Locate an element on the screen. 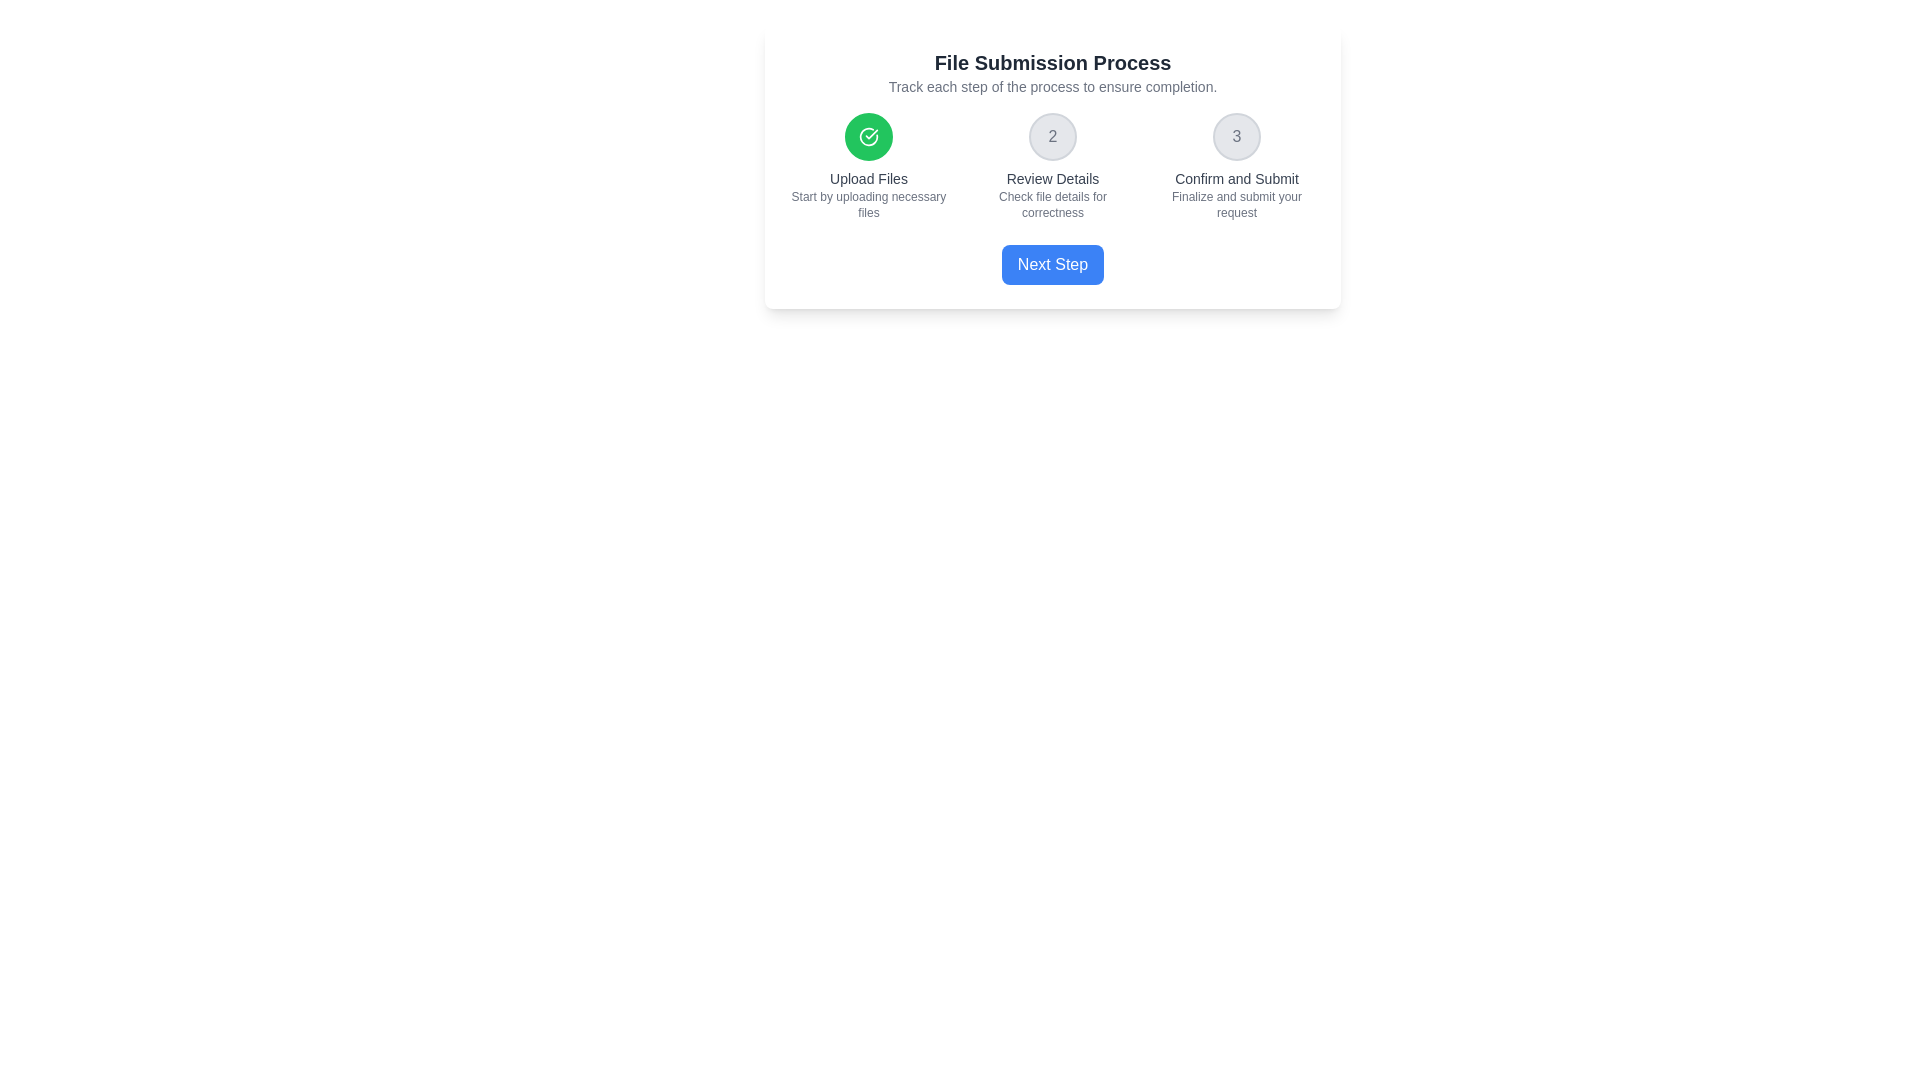 The height and width of the screenshot is (1080, 1920). the textual header that displays 'File Submission Process' with the subtitle 'Track each step of the process to ensure completion.' is located at coordinates (1051, 72).